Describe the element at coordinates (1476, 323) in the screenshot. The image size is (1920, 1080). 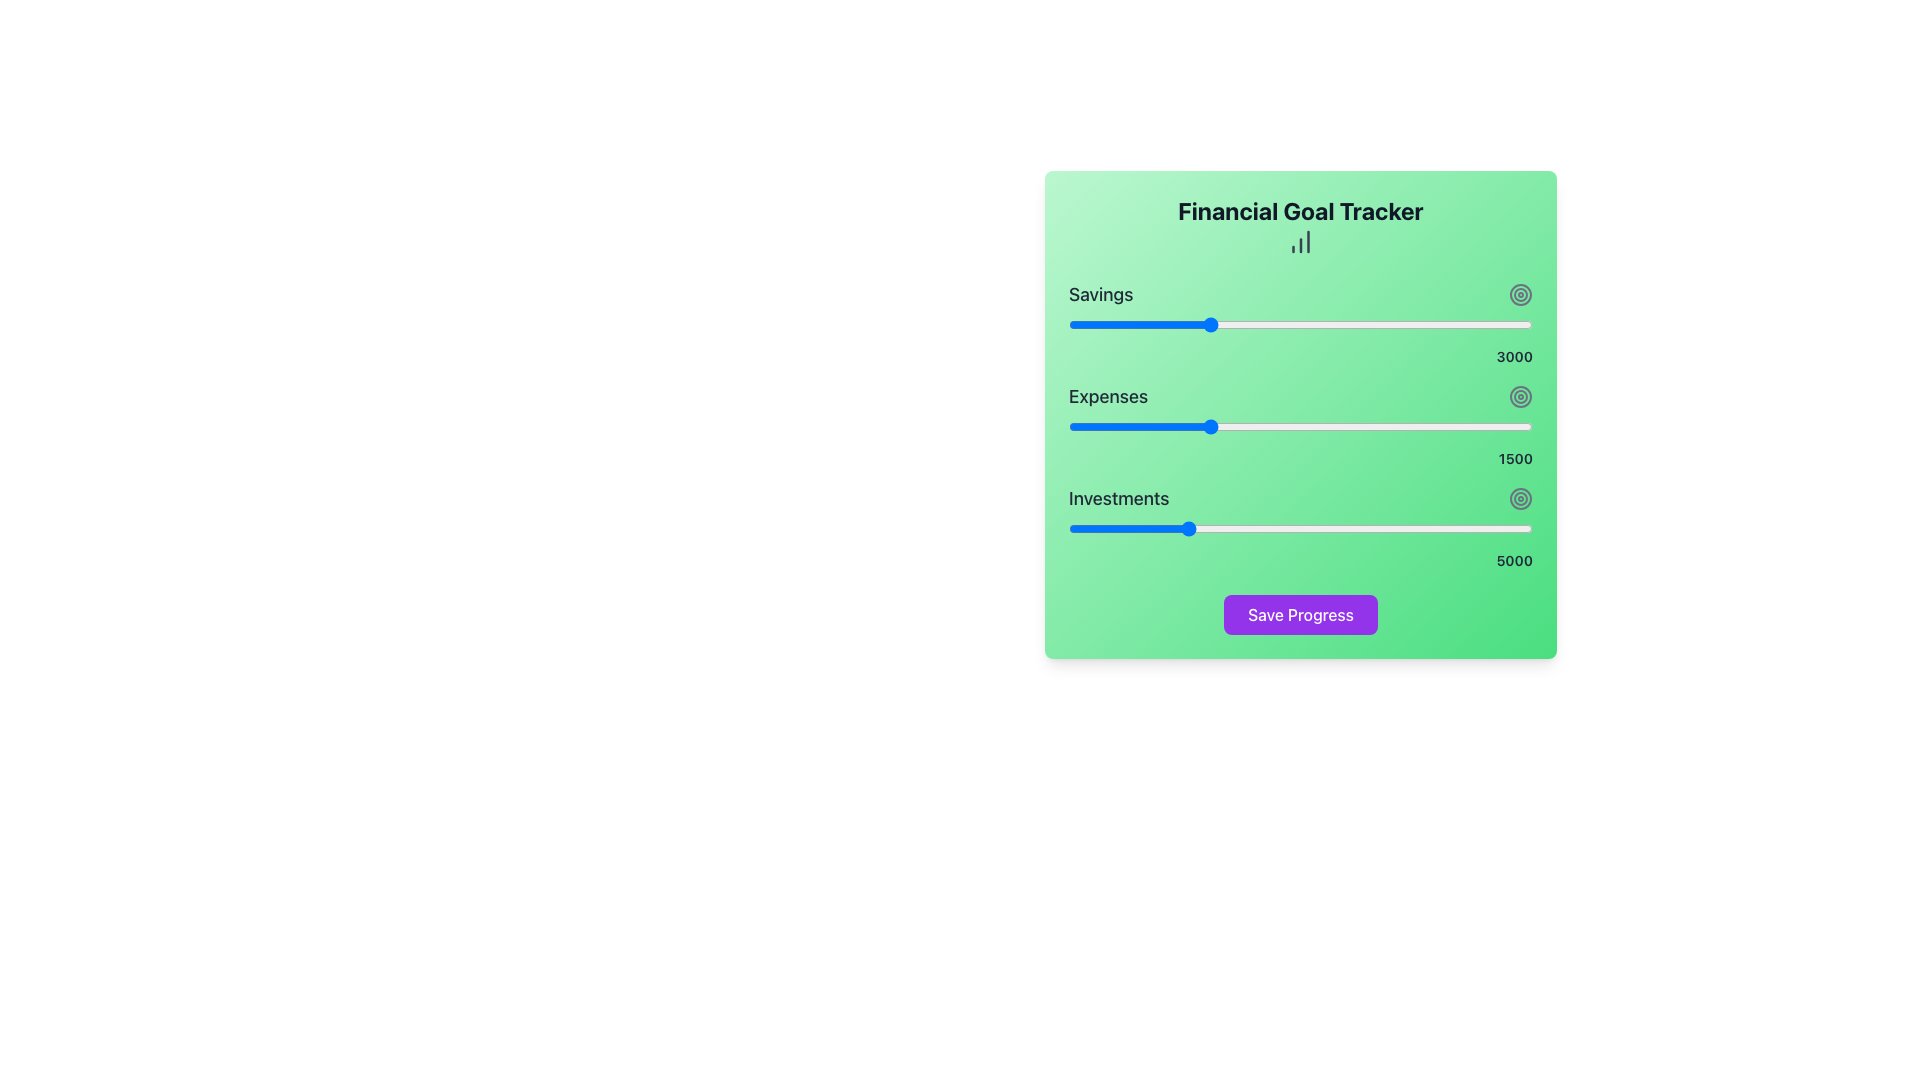
I see `the savings value` at that location.